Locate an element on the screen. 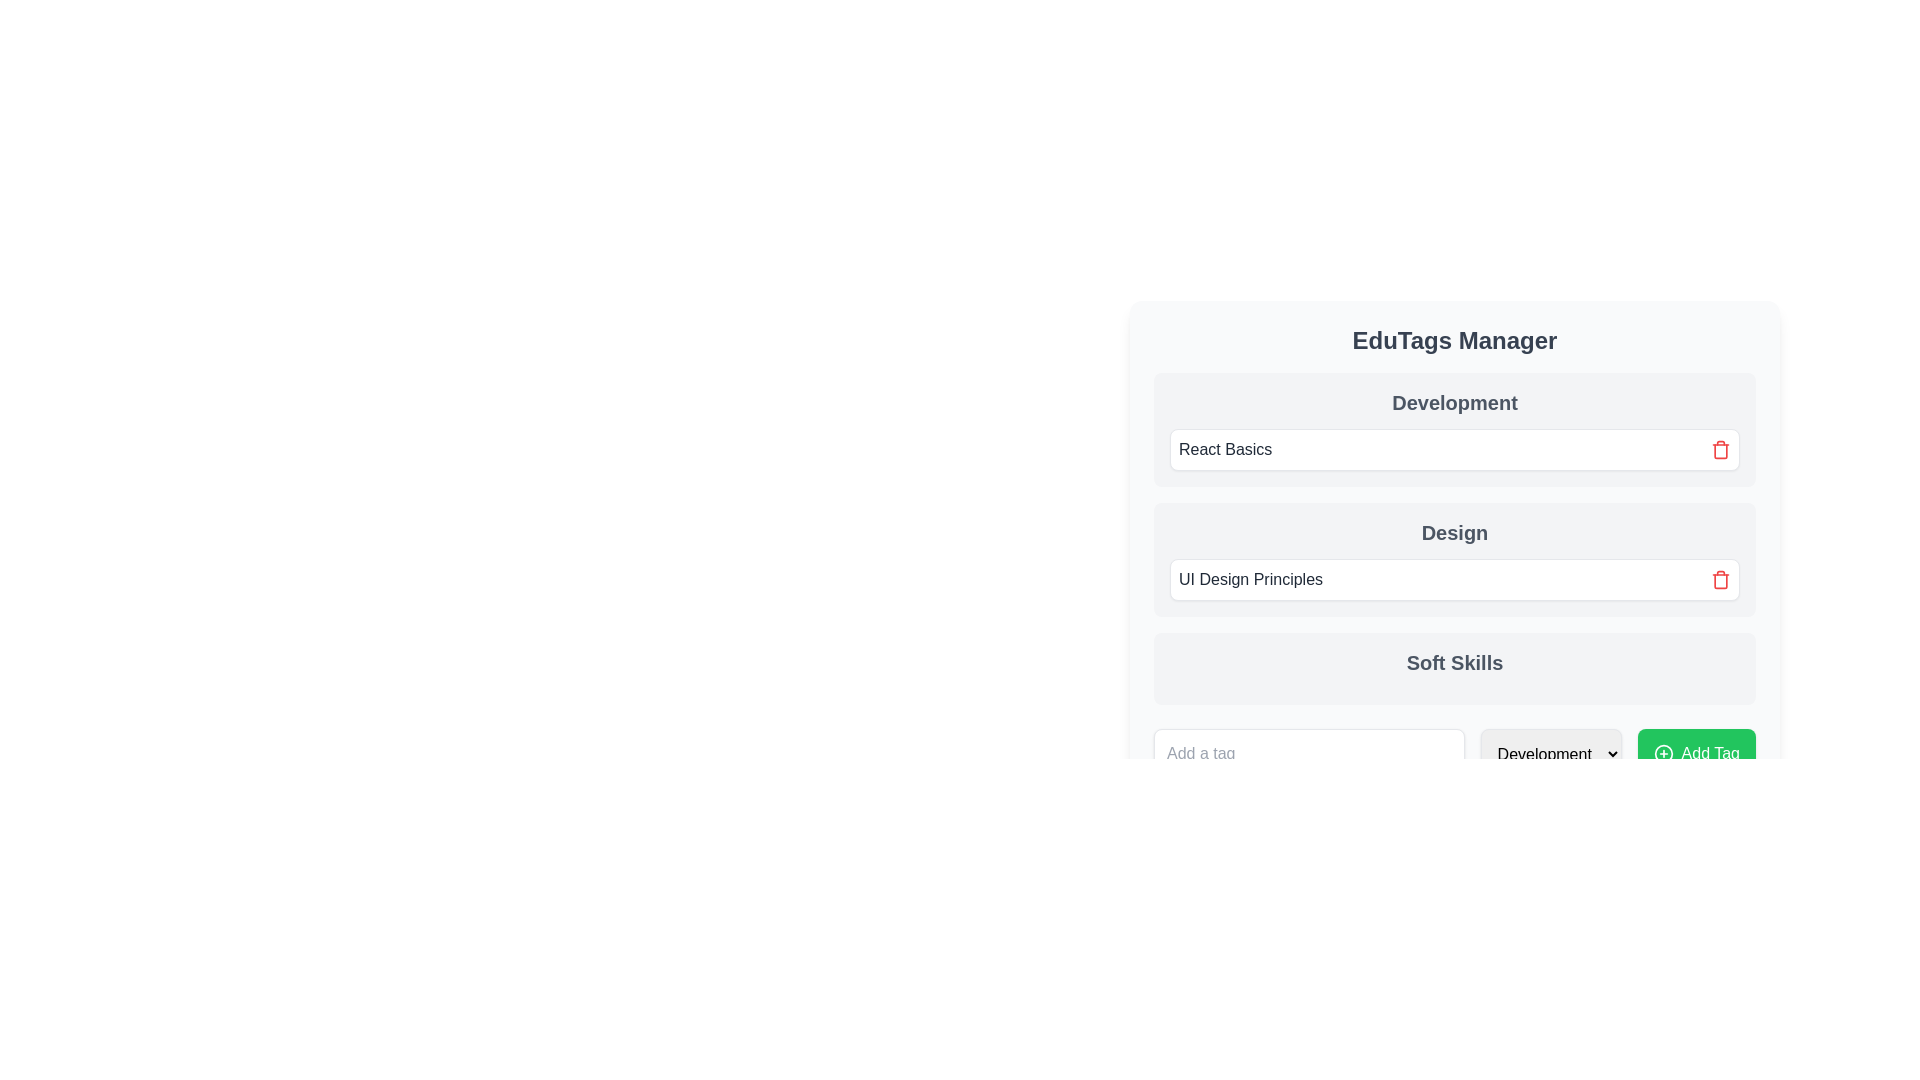  the circular outline of the '+' icon located in the bottom right corner of the interface is located at coordinates (1663, 753).